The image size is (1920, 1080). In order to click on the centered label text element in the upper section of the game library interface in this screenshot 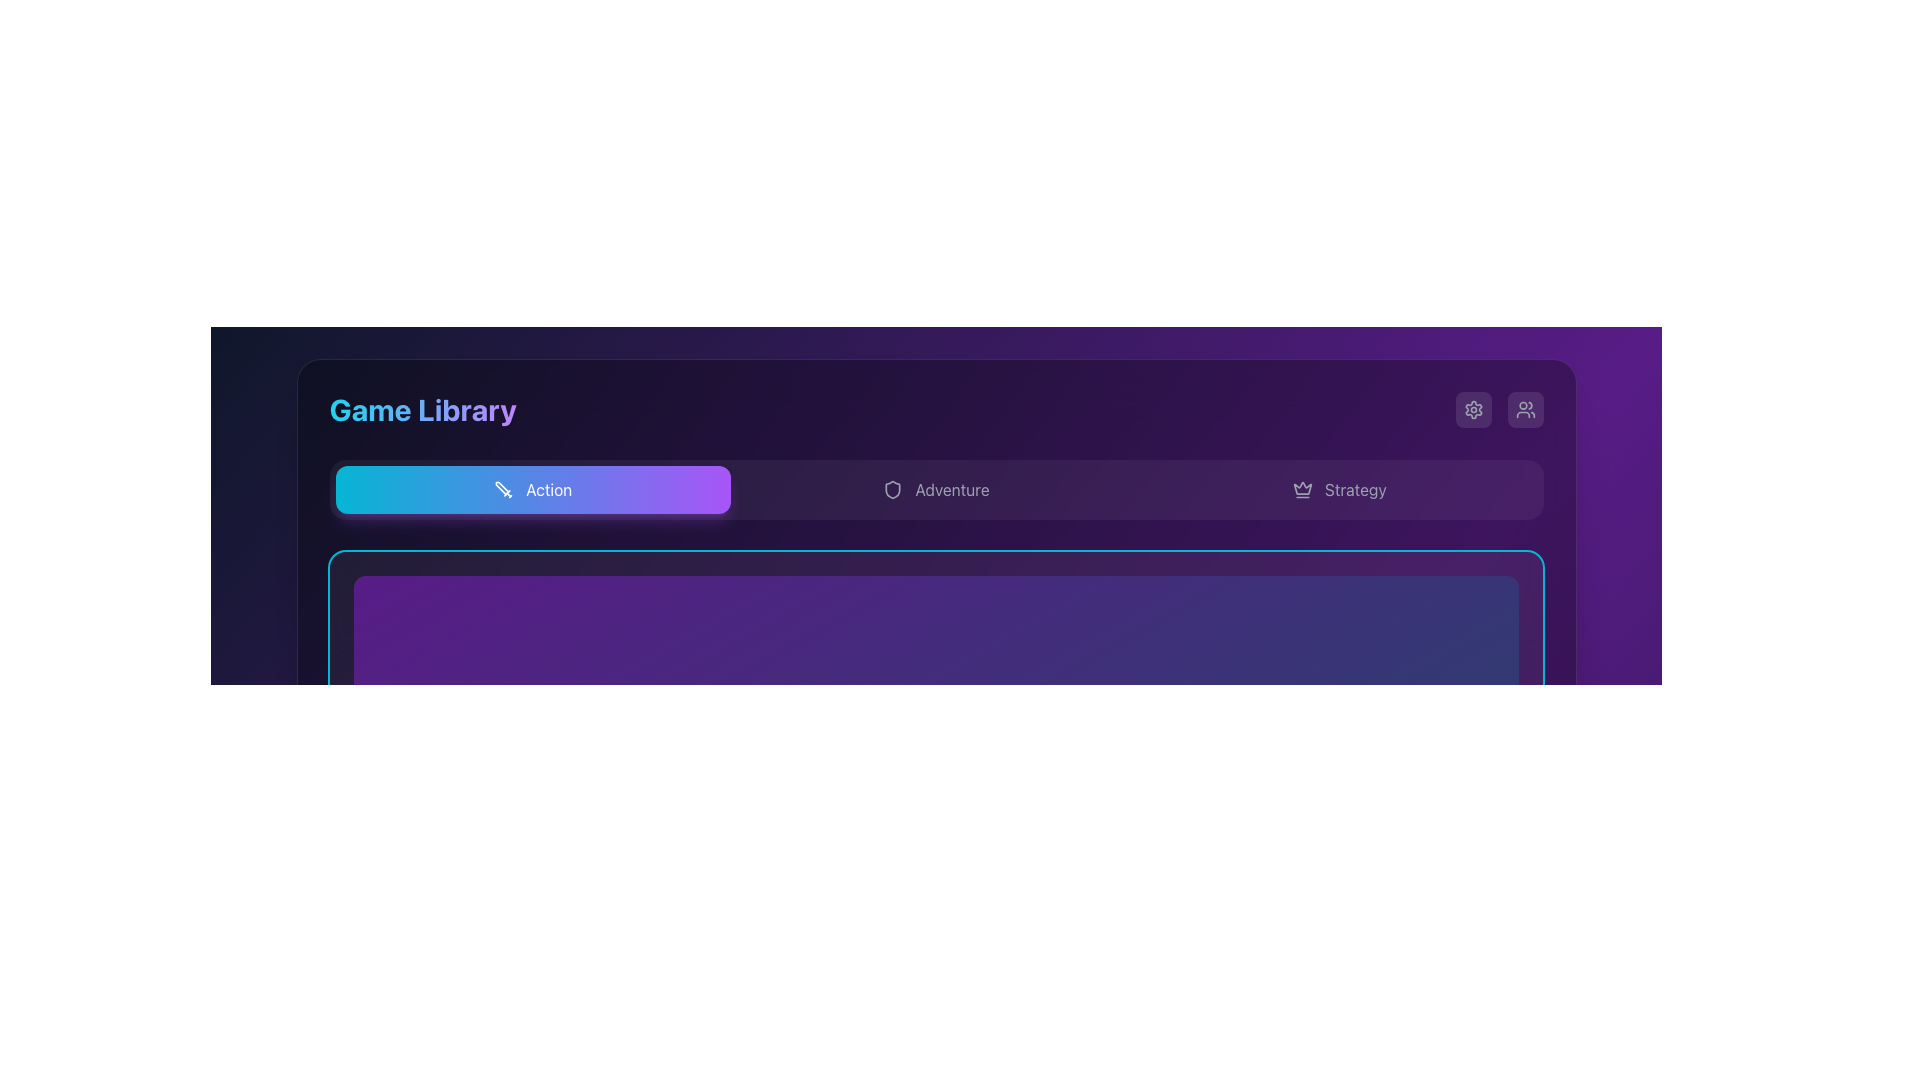, I will do `click(951, 489)`.